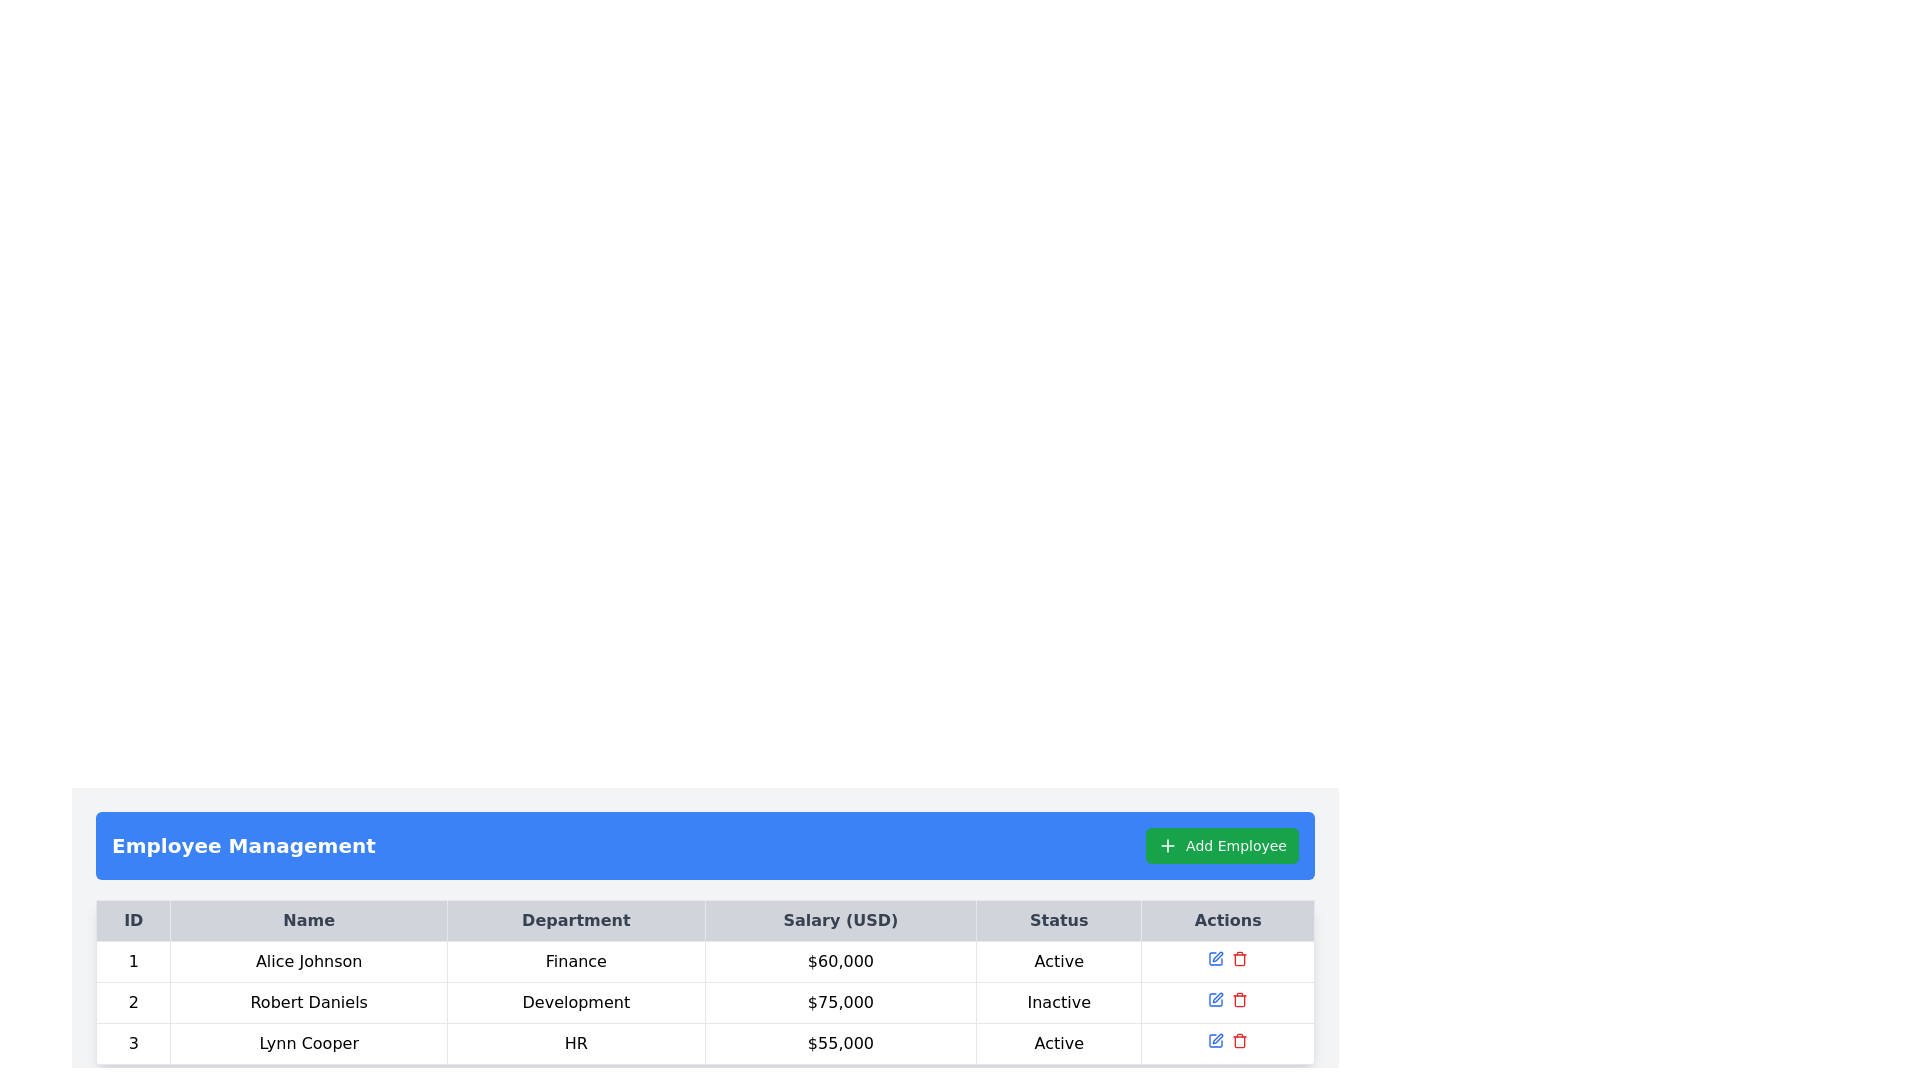 The height and width of the screenshot is (1080, 1920). I want to click on the read-only text display element that shows the value '$60,000' in a bordered box, located in the fourth column of the first row within the data table, so click(840, 960).